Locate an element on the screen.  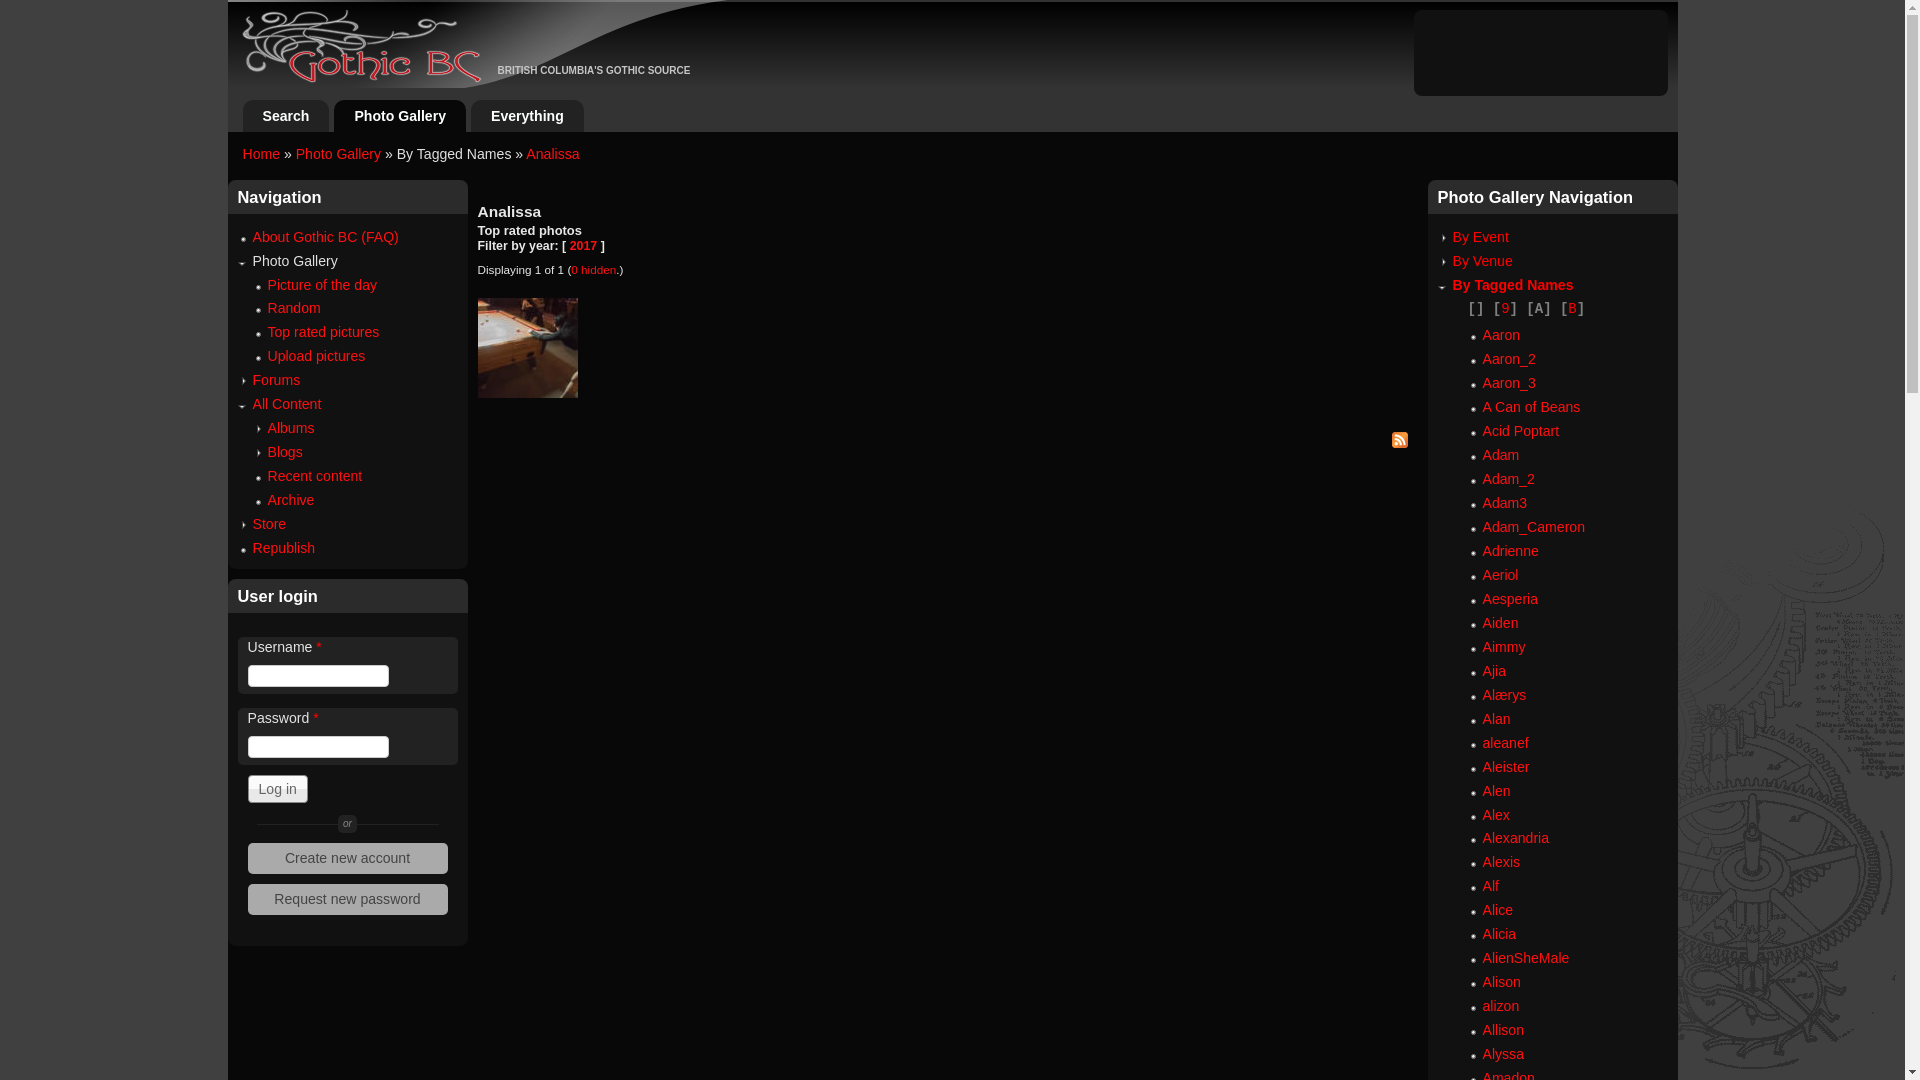
'Aaron' is located at coordinates (1482, 334).